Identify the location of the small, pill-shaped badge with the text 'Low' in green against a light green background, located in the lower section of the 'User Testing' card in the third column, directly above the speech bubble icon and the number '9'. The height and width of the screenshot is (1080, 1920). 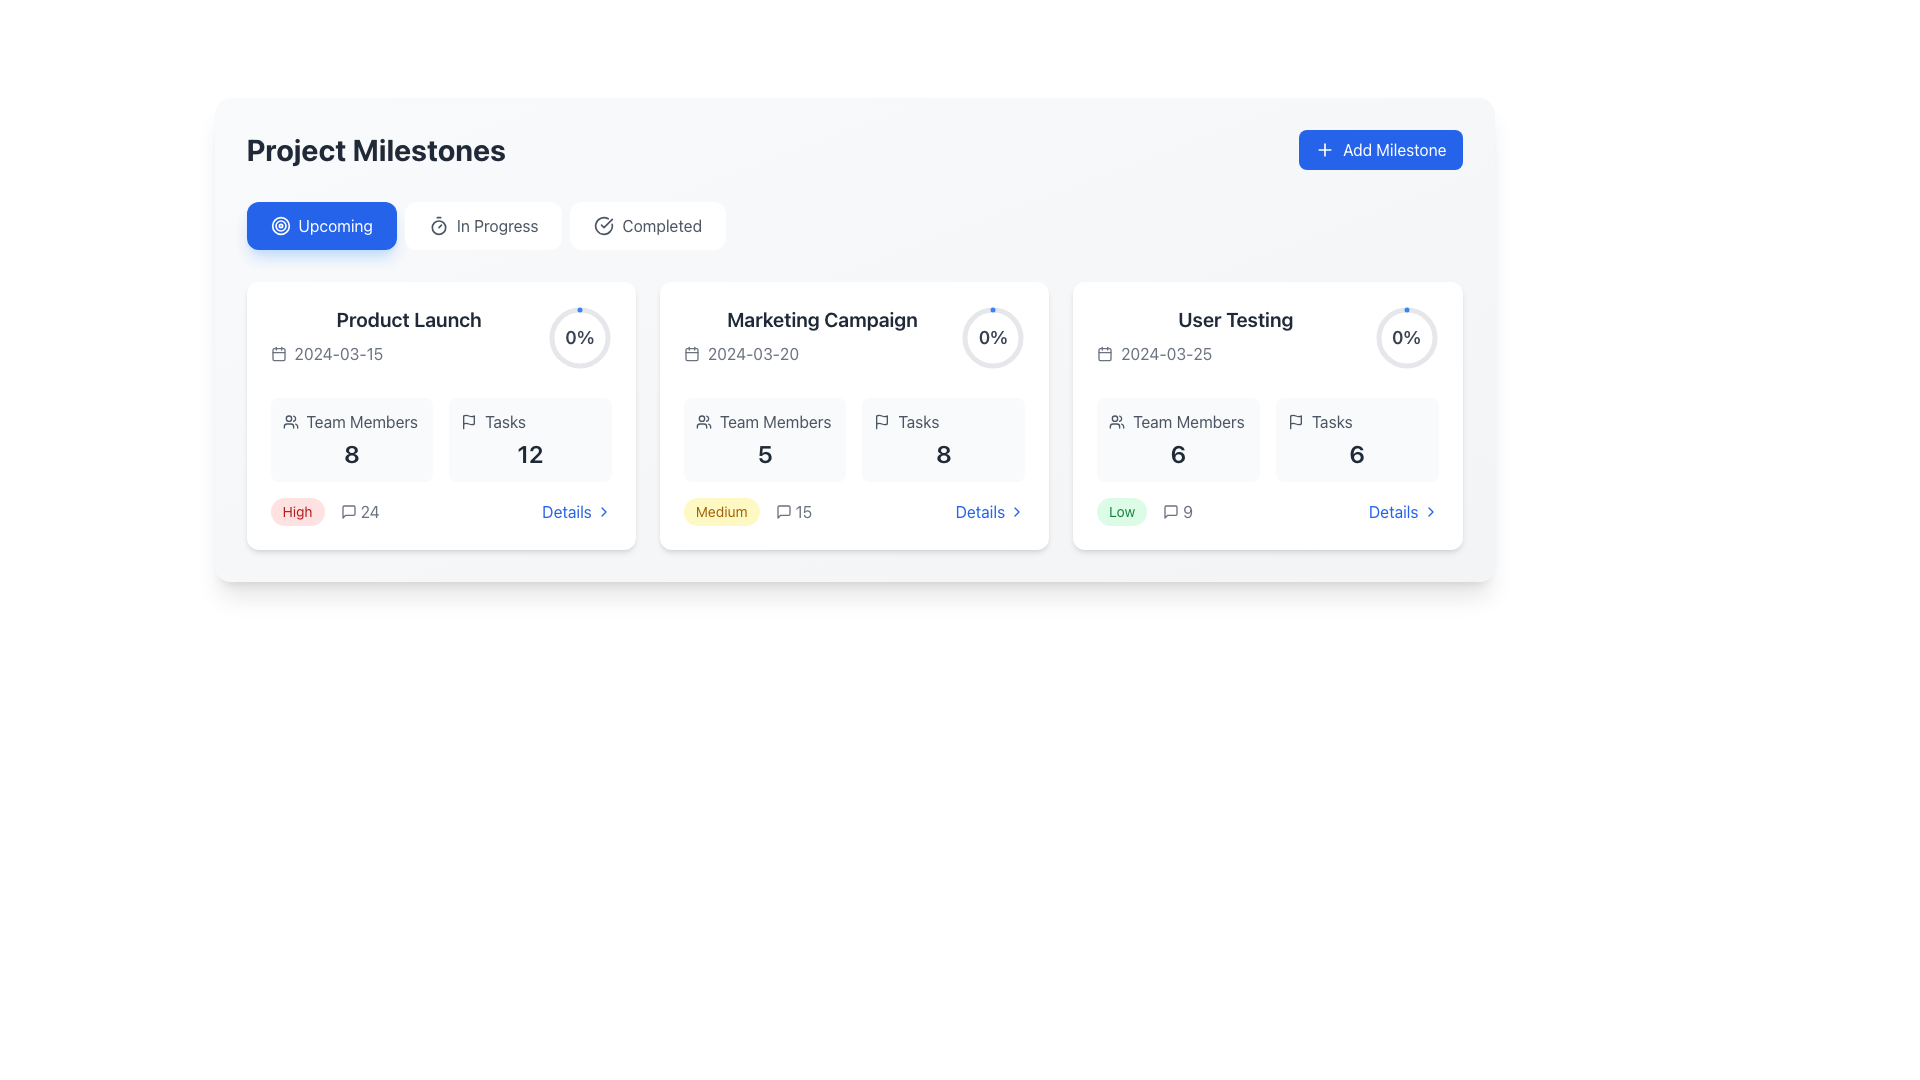
(1122, 511).